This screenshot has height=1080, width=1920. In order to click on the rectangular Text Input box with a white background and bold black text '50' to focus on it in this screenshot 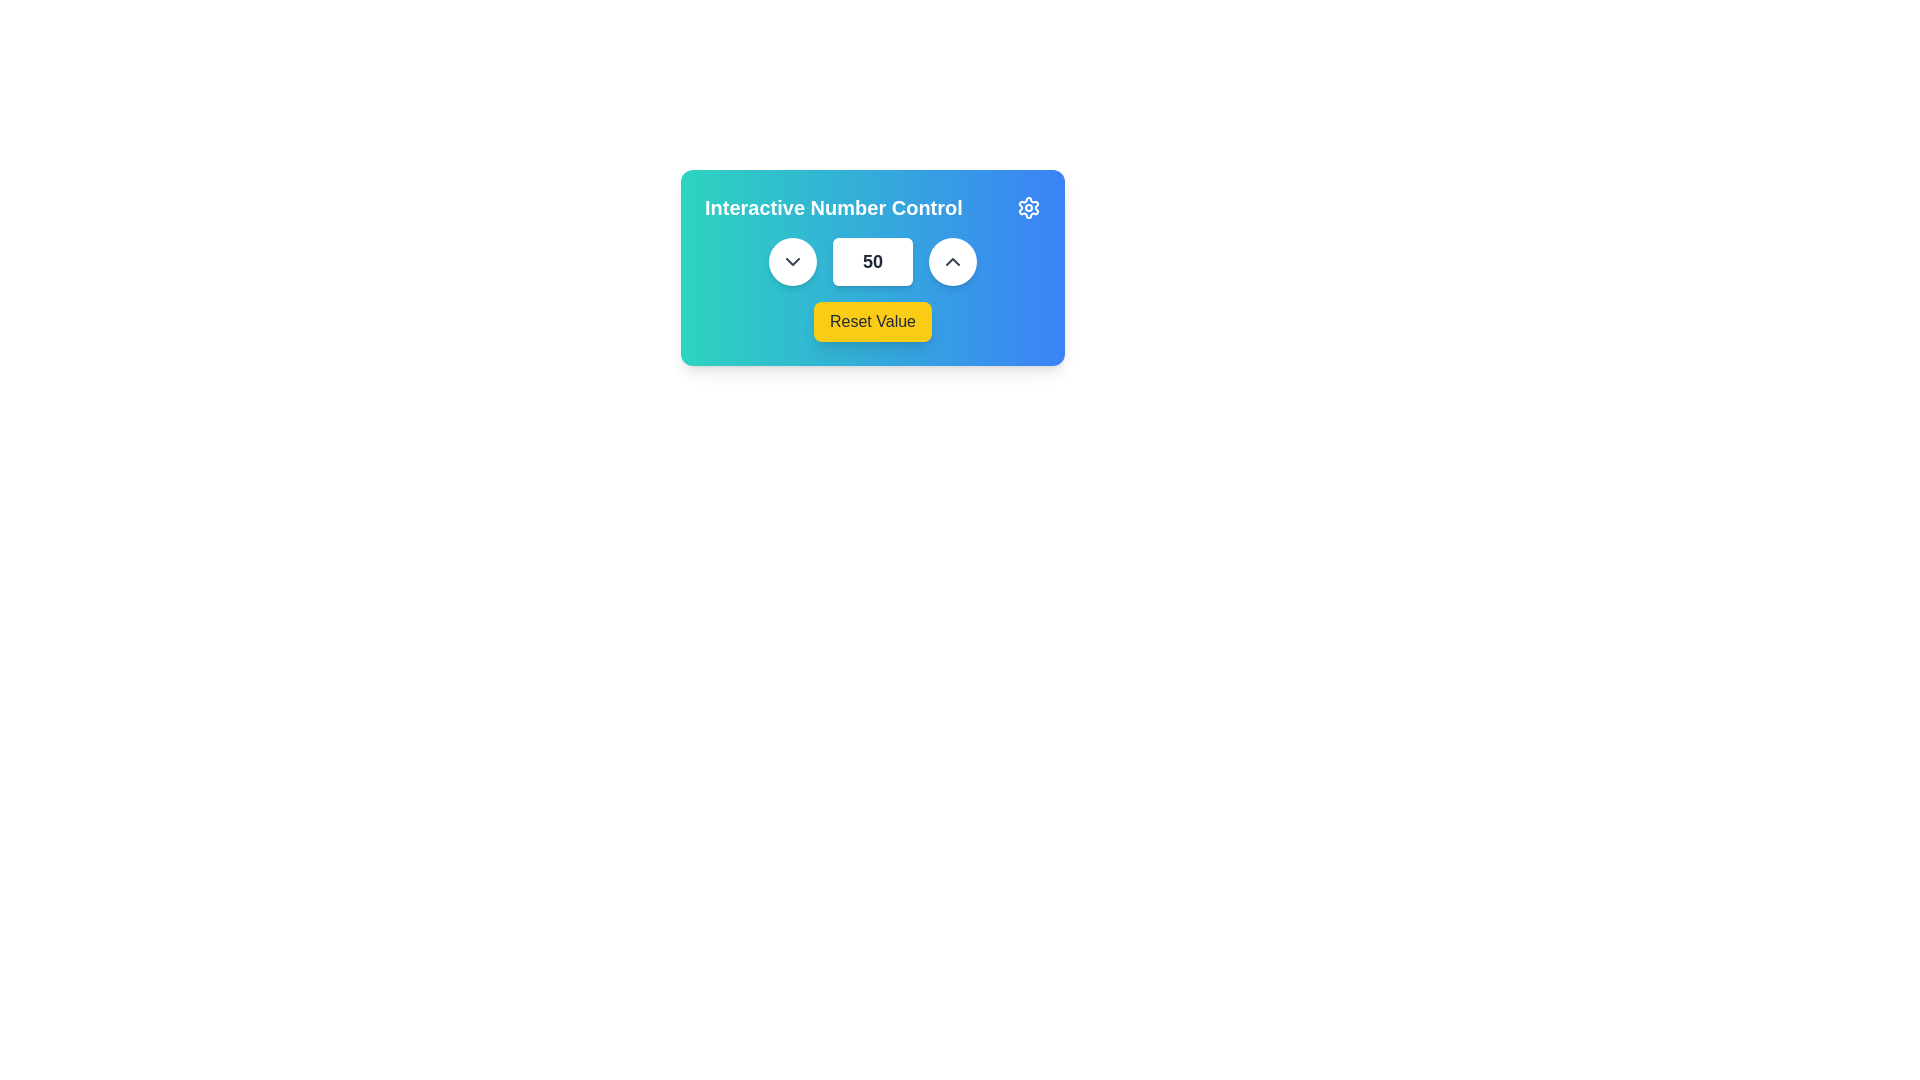, I will do `click(873, 261)`.